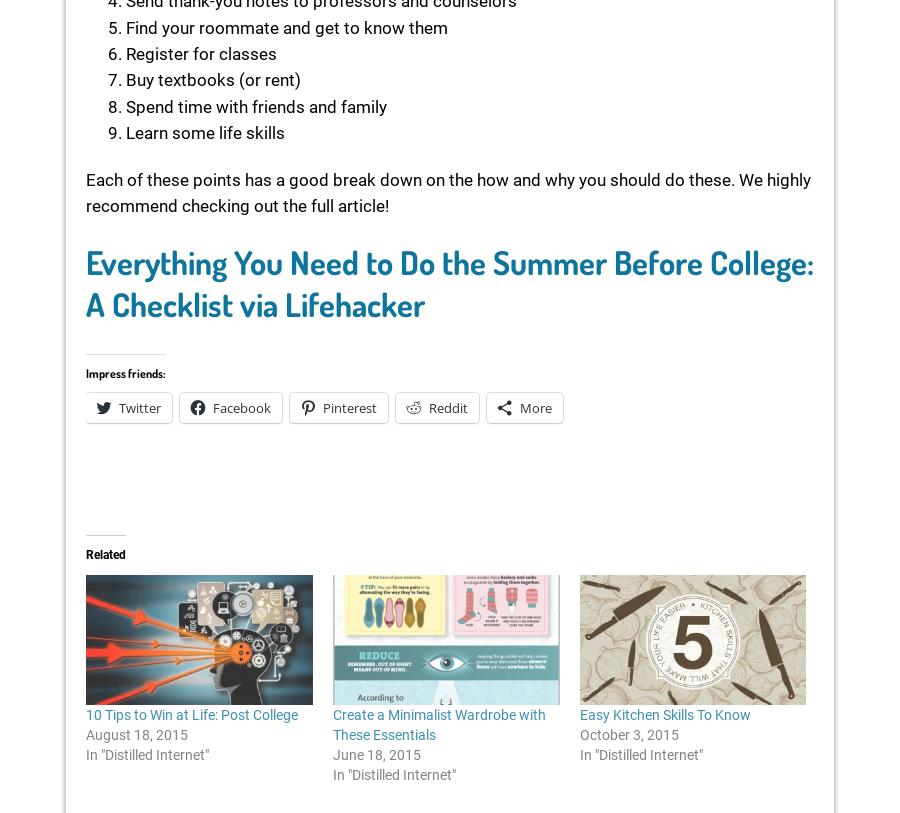 Image resolution: width=900 pixels, height=813 pixels. What do you see at coordinates (720, 158) in the screenshot?
I see `'Comment'` at bounding box center [720, 158].